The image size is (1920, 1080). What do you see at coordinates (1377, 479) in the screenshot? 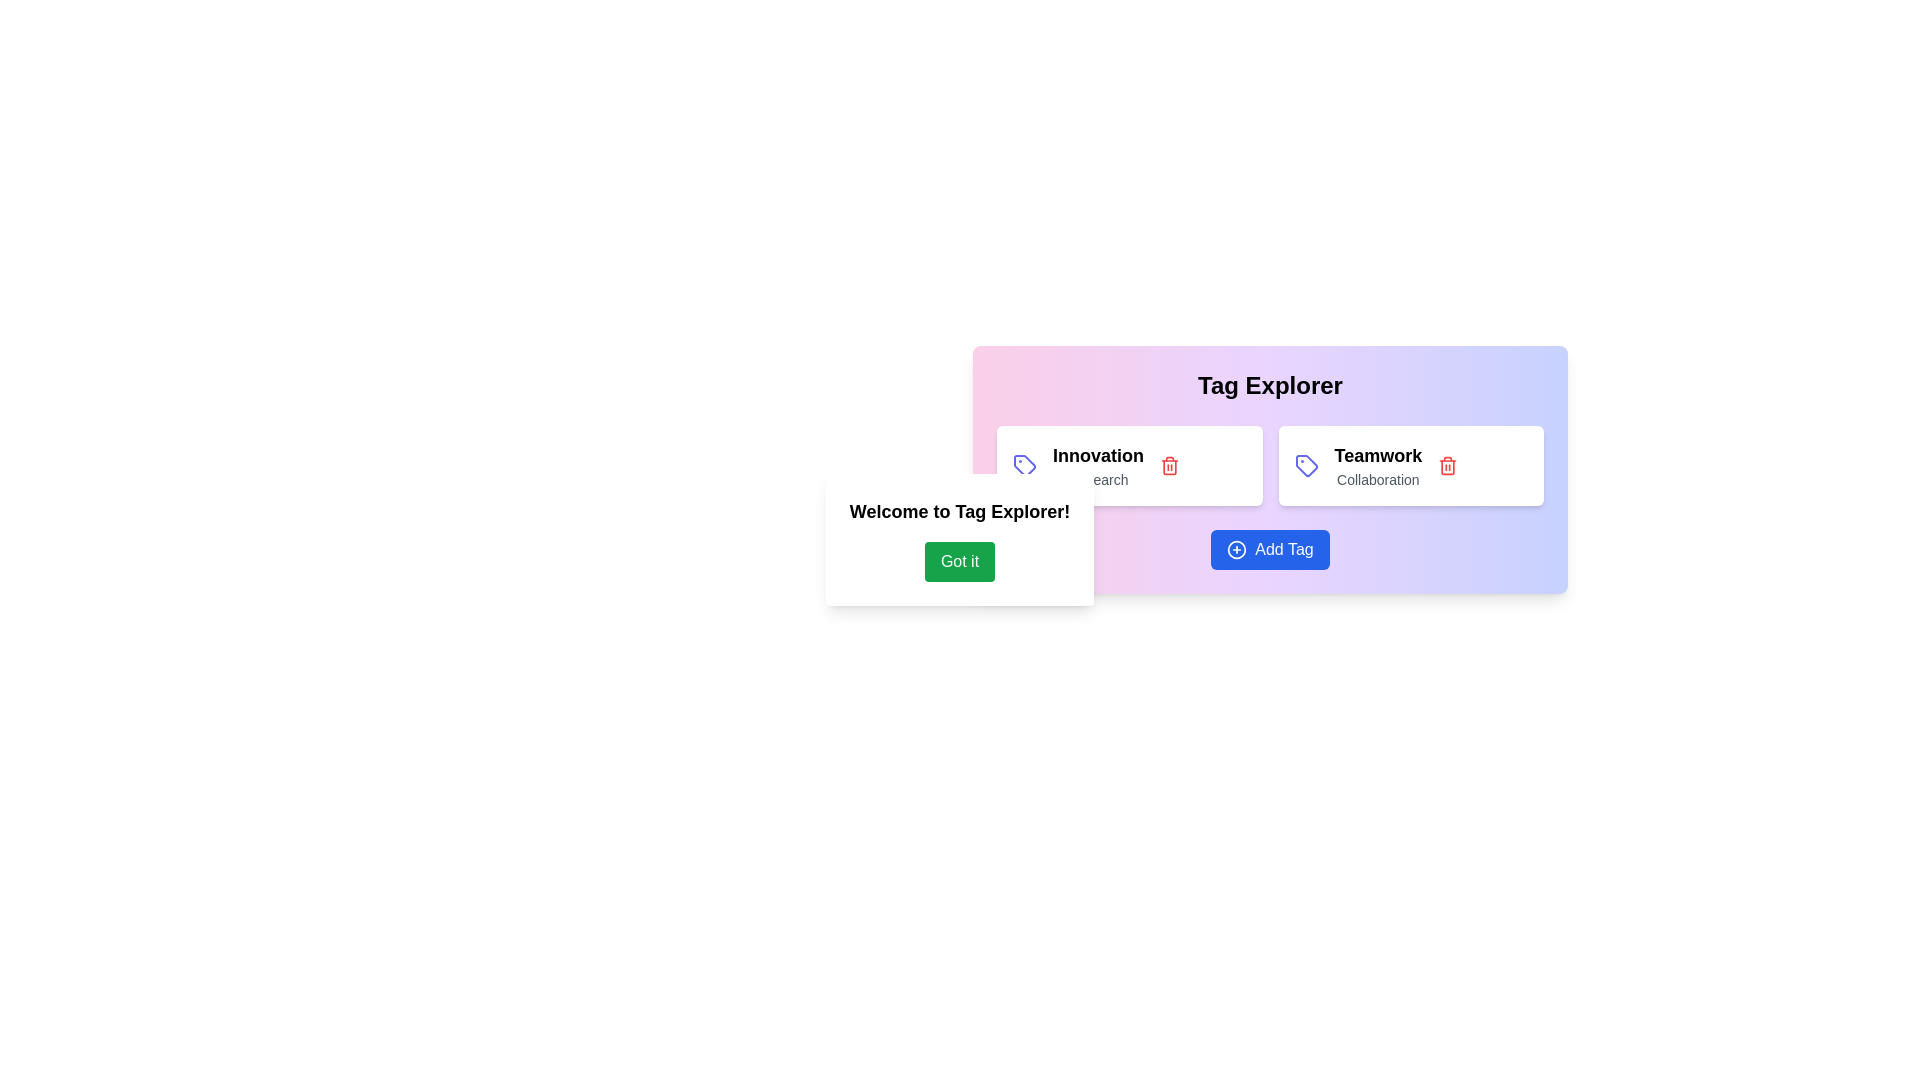
I see `the 'Collaboration' text label, which is a smaller gray font text located below the 'Teamwork' label in the top-right section of the main interface` at bounding box center [1377, 479].